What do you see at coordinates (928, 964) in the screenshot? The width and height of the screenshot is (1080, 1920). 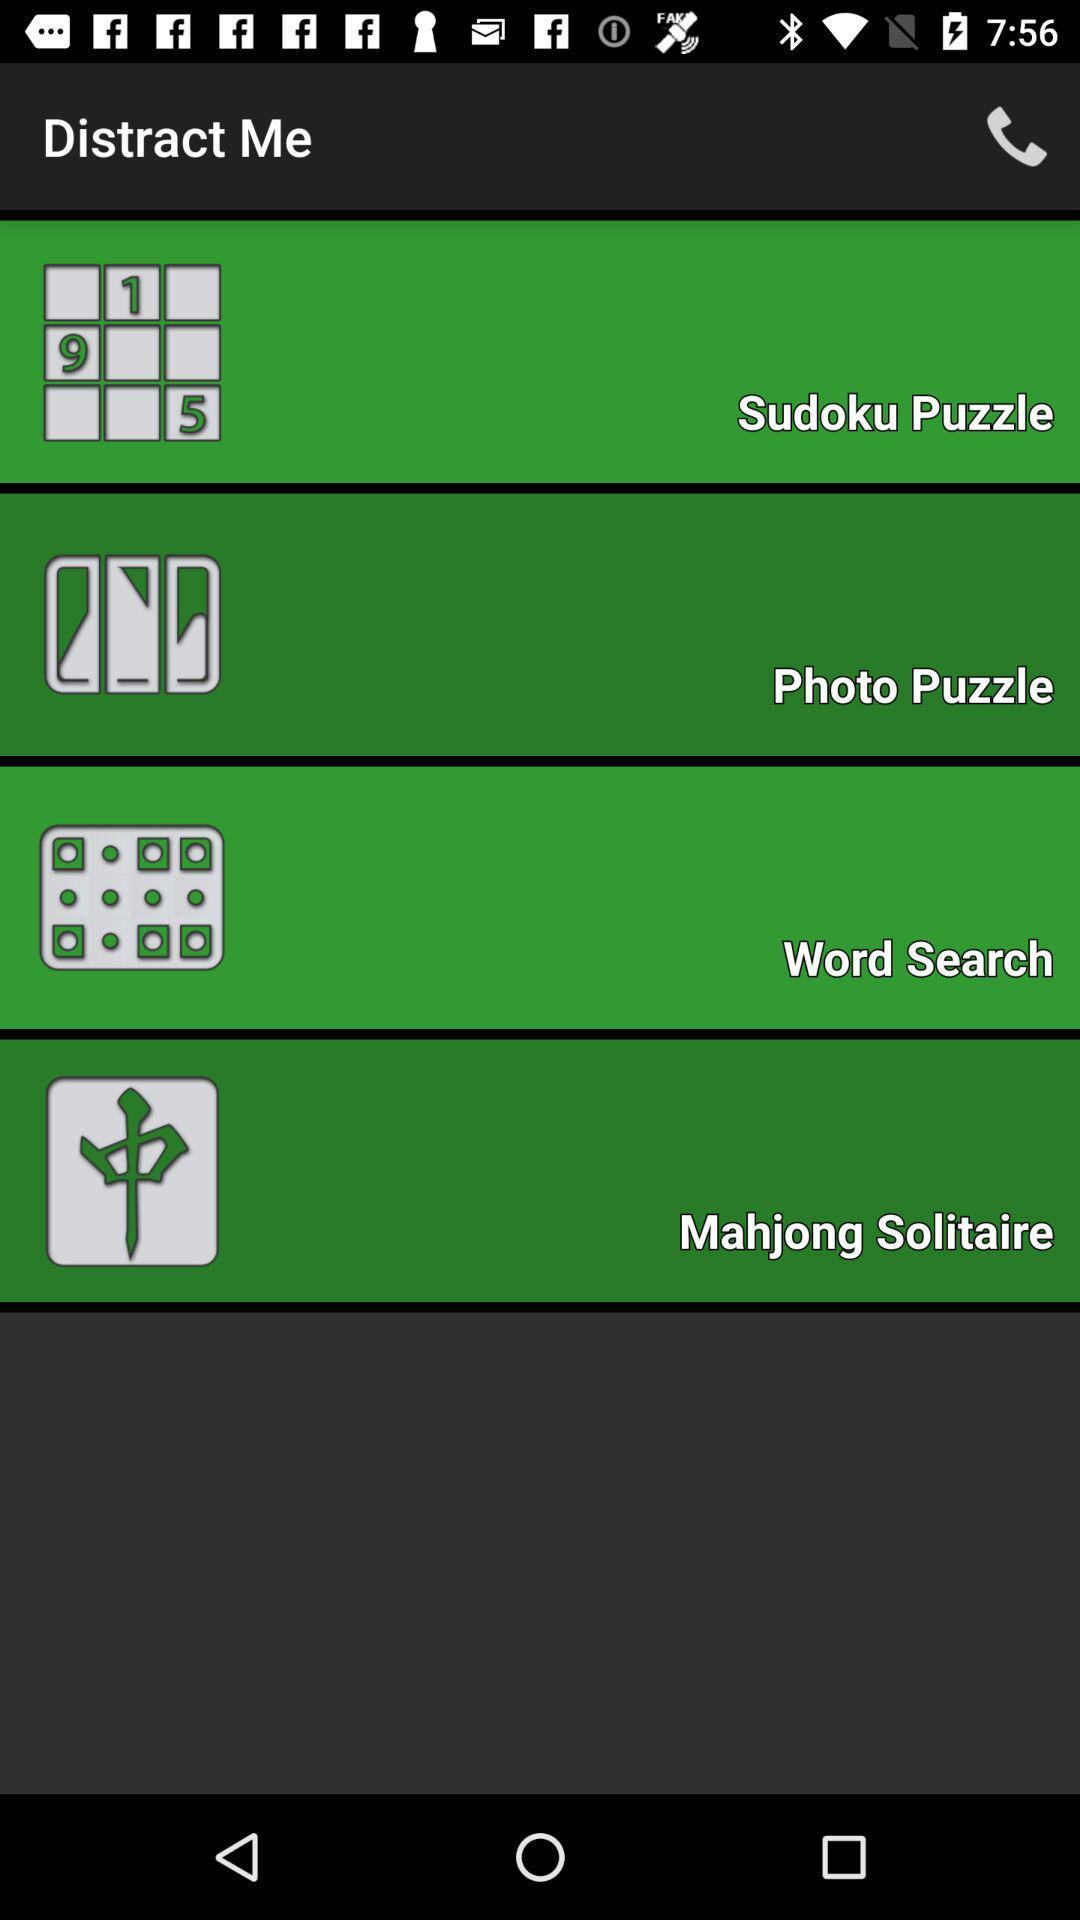 I see `the icon below photo puzzle` at bounding box center [928, 964].